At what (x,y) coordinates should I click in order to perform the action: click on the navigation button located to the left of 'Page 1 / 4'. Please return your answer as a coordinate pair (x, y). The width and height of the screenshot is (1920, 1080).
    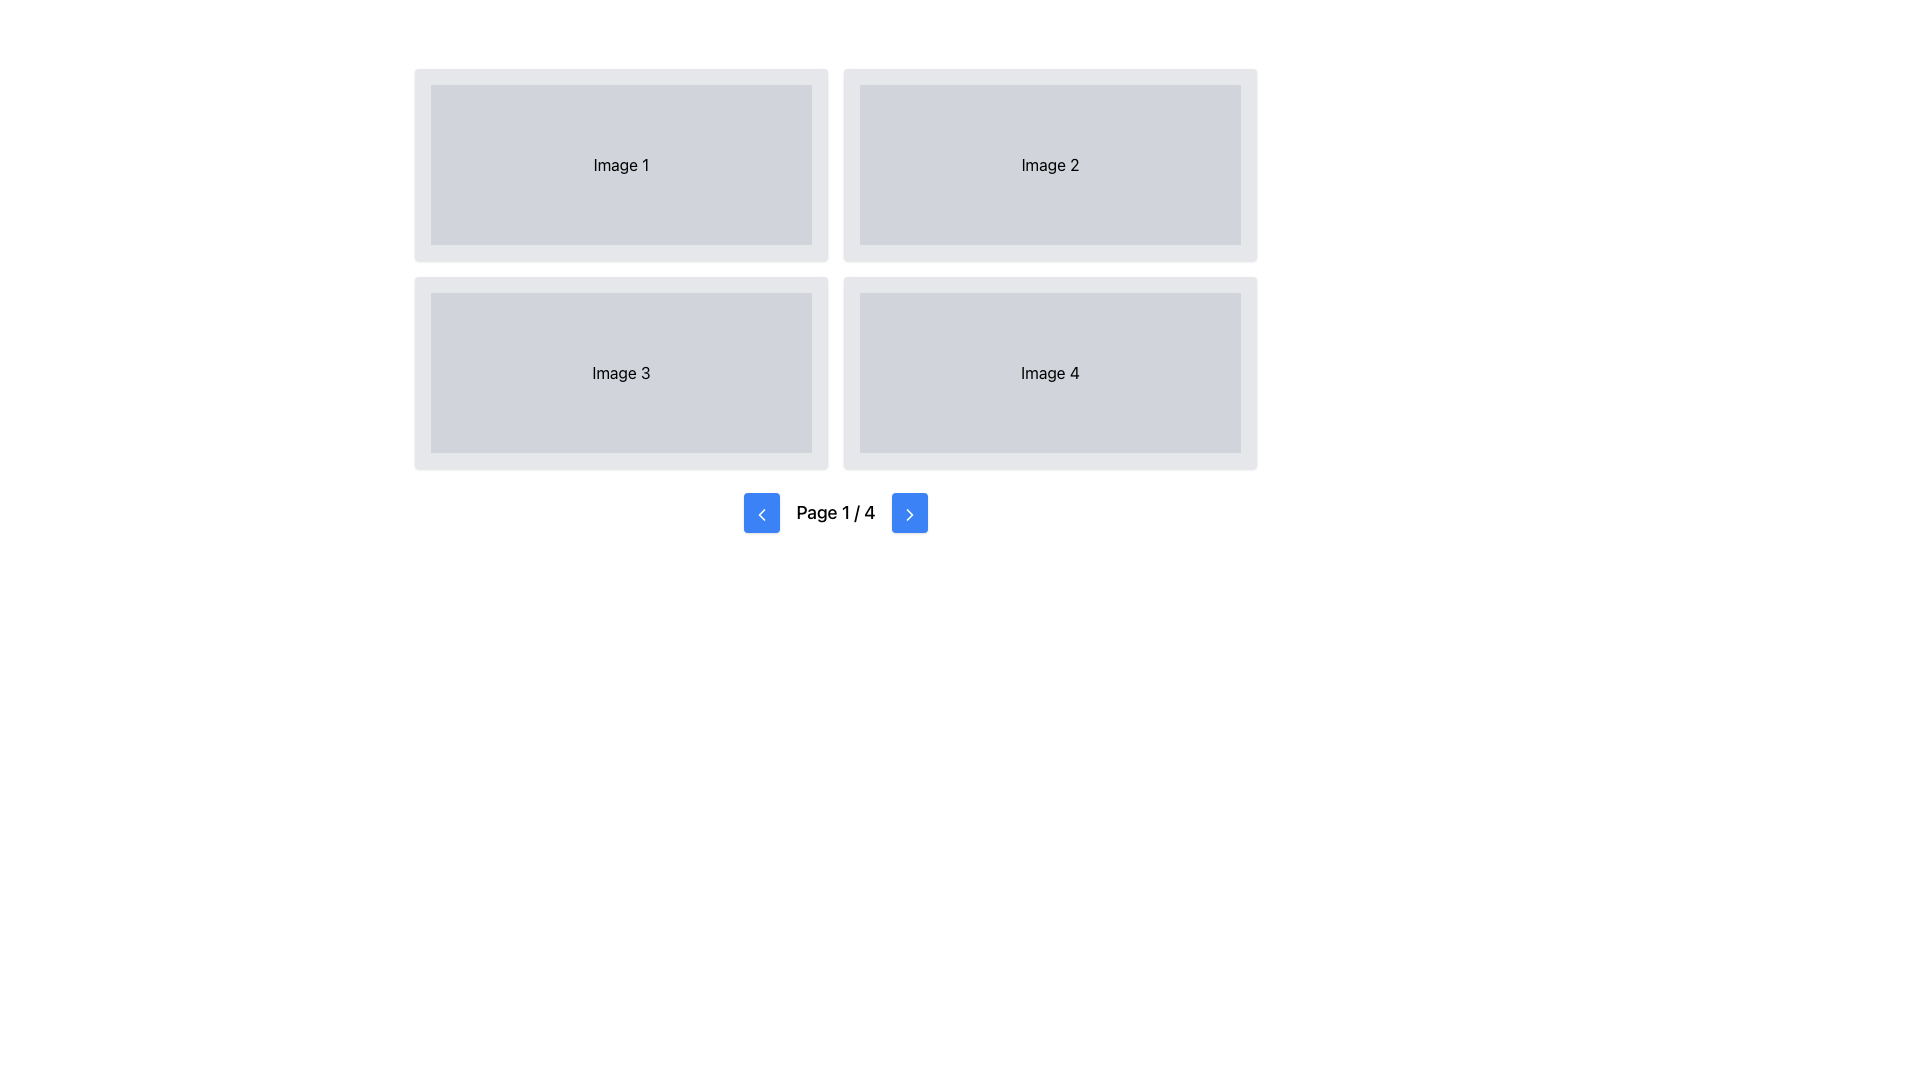
    Looking at the image, I should click on (761, 512).